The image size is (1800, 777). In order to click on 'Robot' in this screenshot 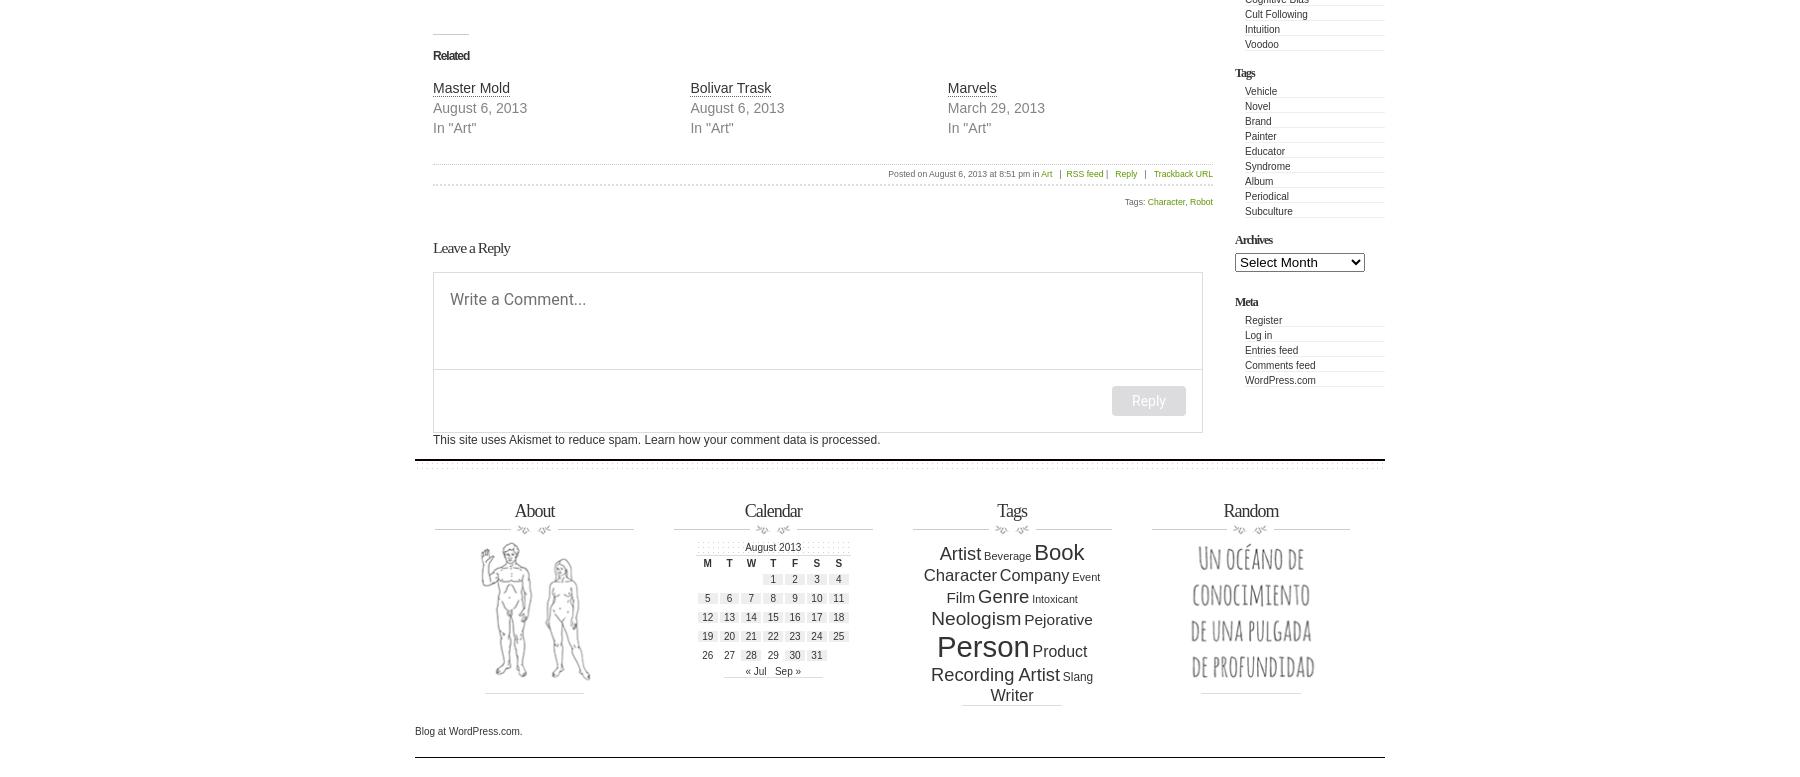, I will do `click(1199, 200)`.